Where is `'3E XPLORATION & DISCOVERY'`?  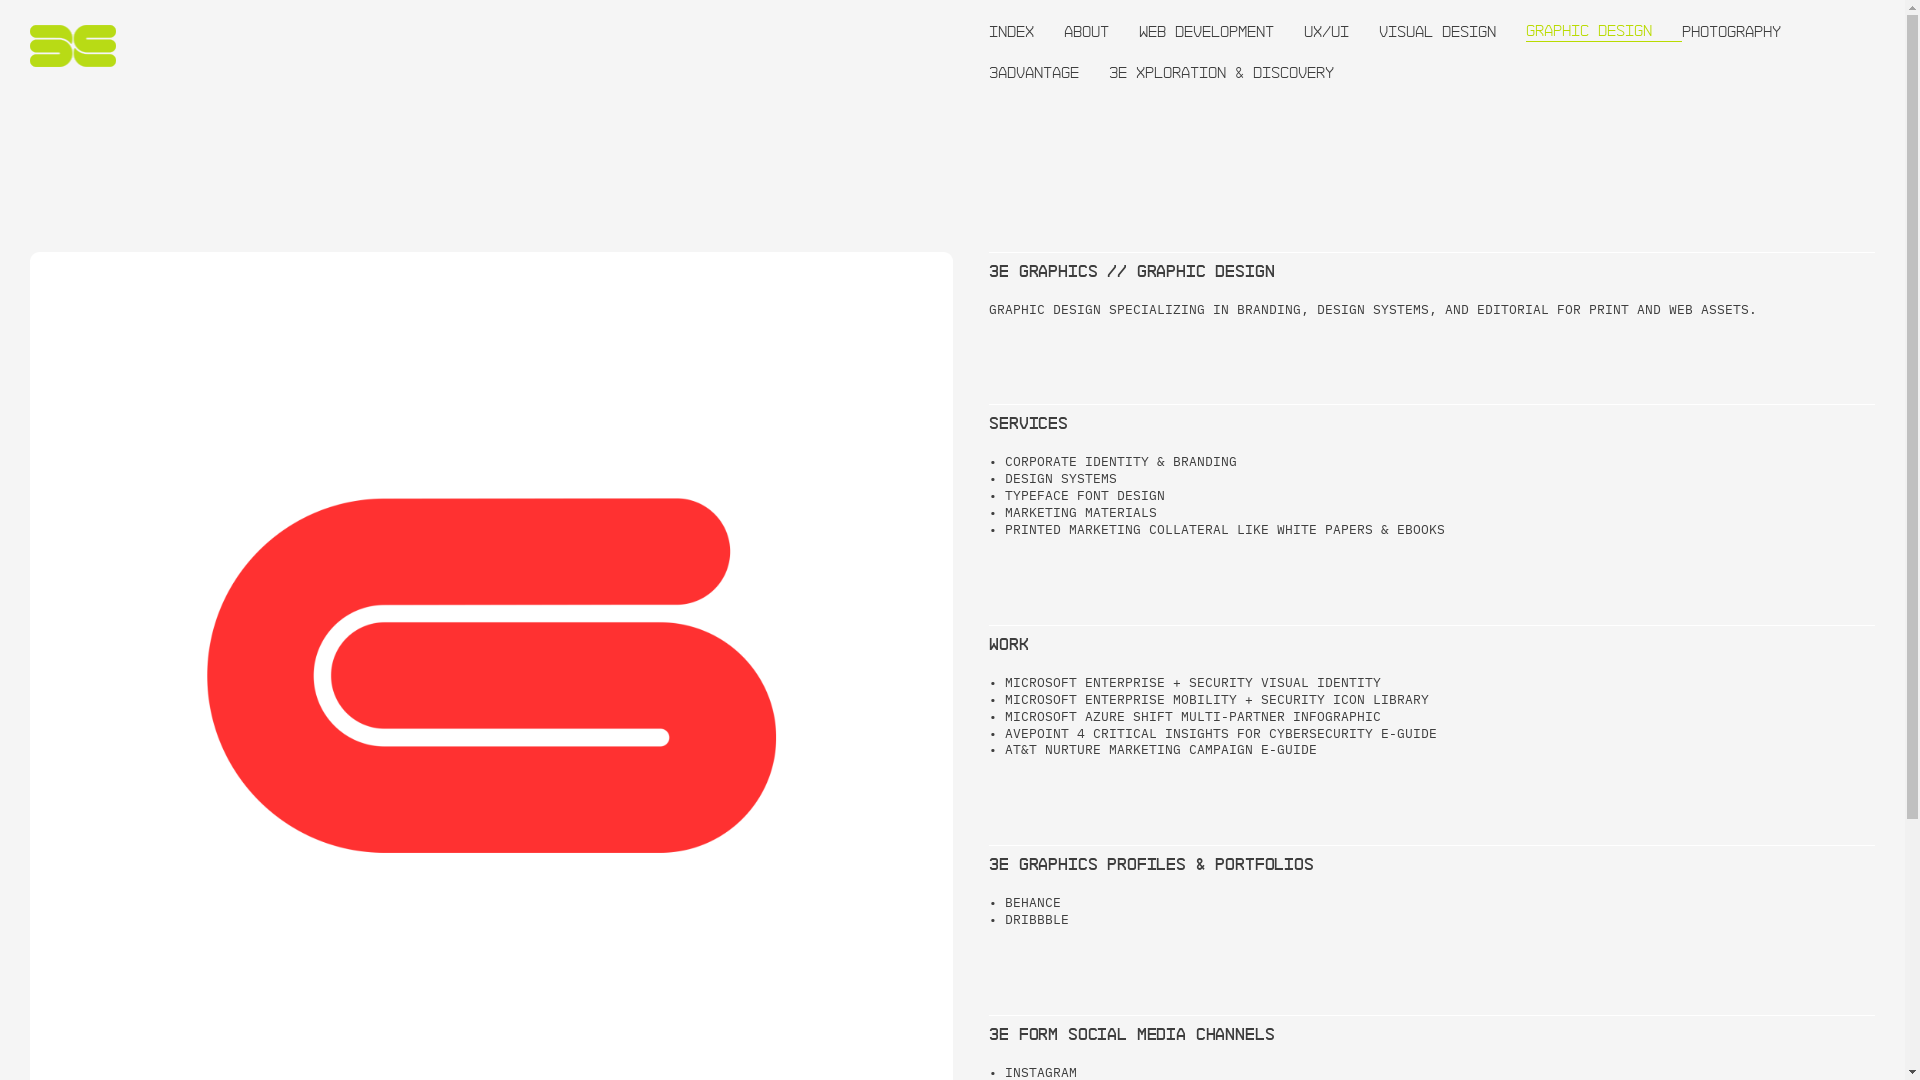
'3E XPLORATION & DISCOVERY' is located at coordinates (1235, 61).